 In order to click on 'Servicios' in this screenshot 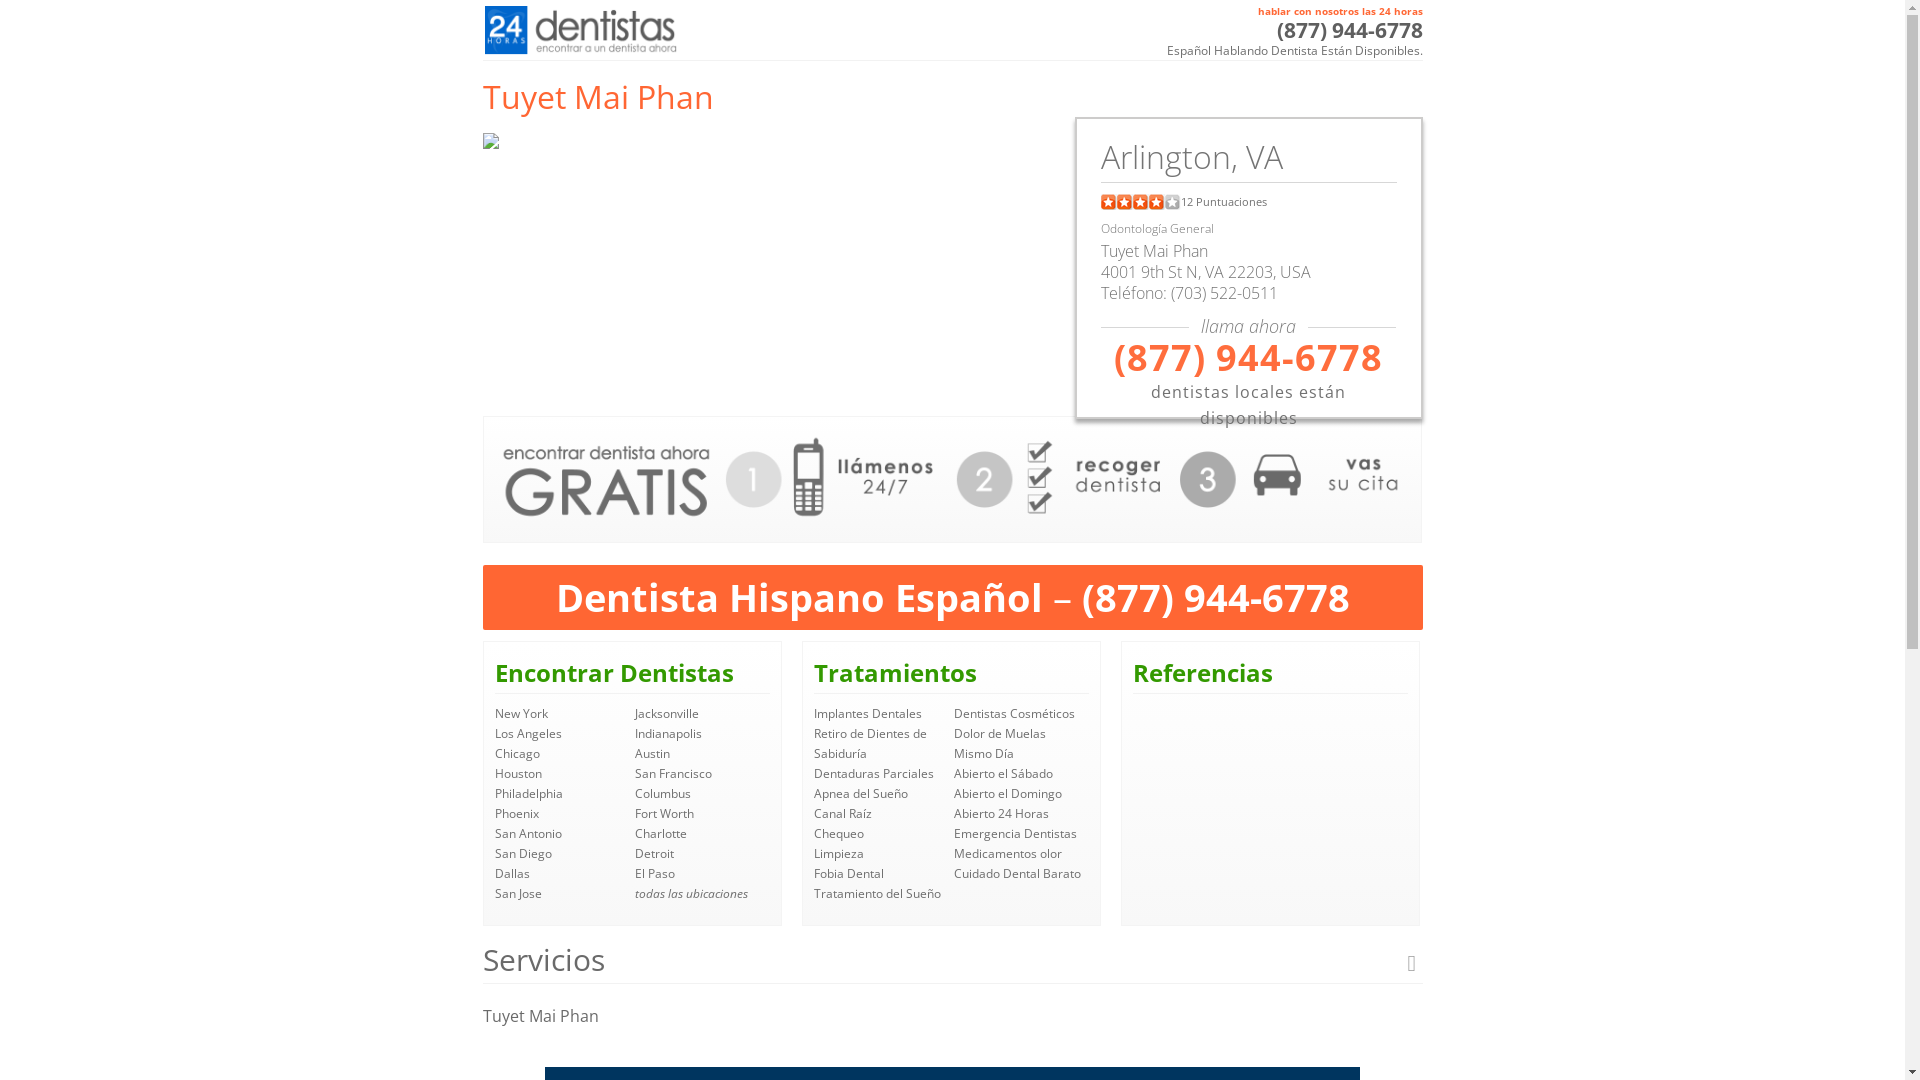, I will do `click(950, 959)`.